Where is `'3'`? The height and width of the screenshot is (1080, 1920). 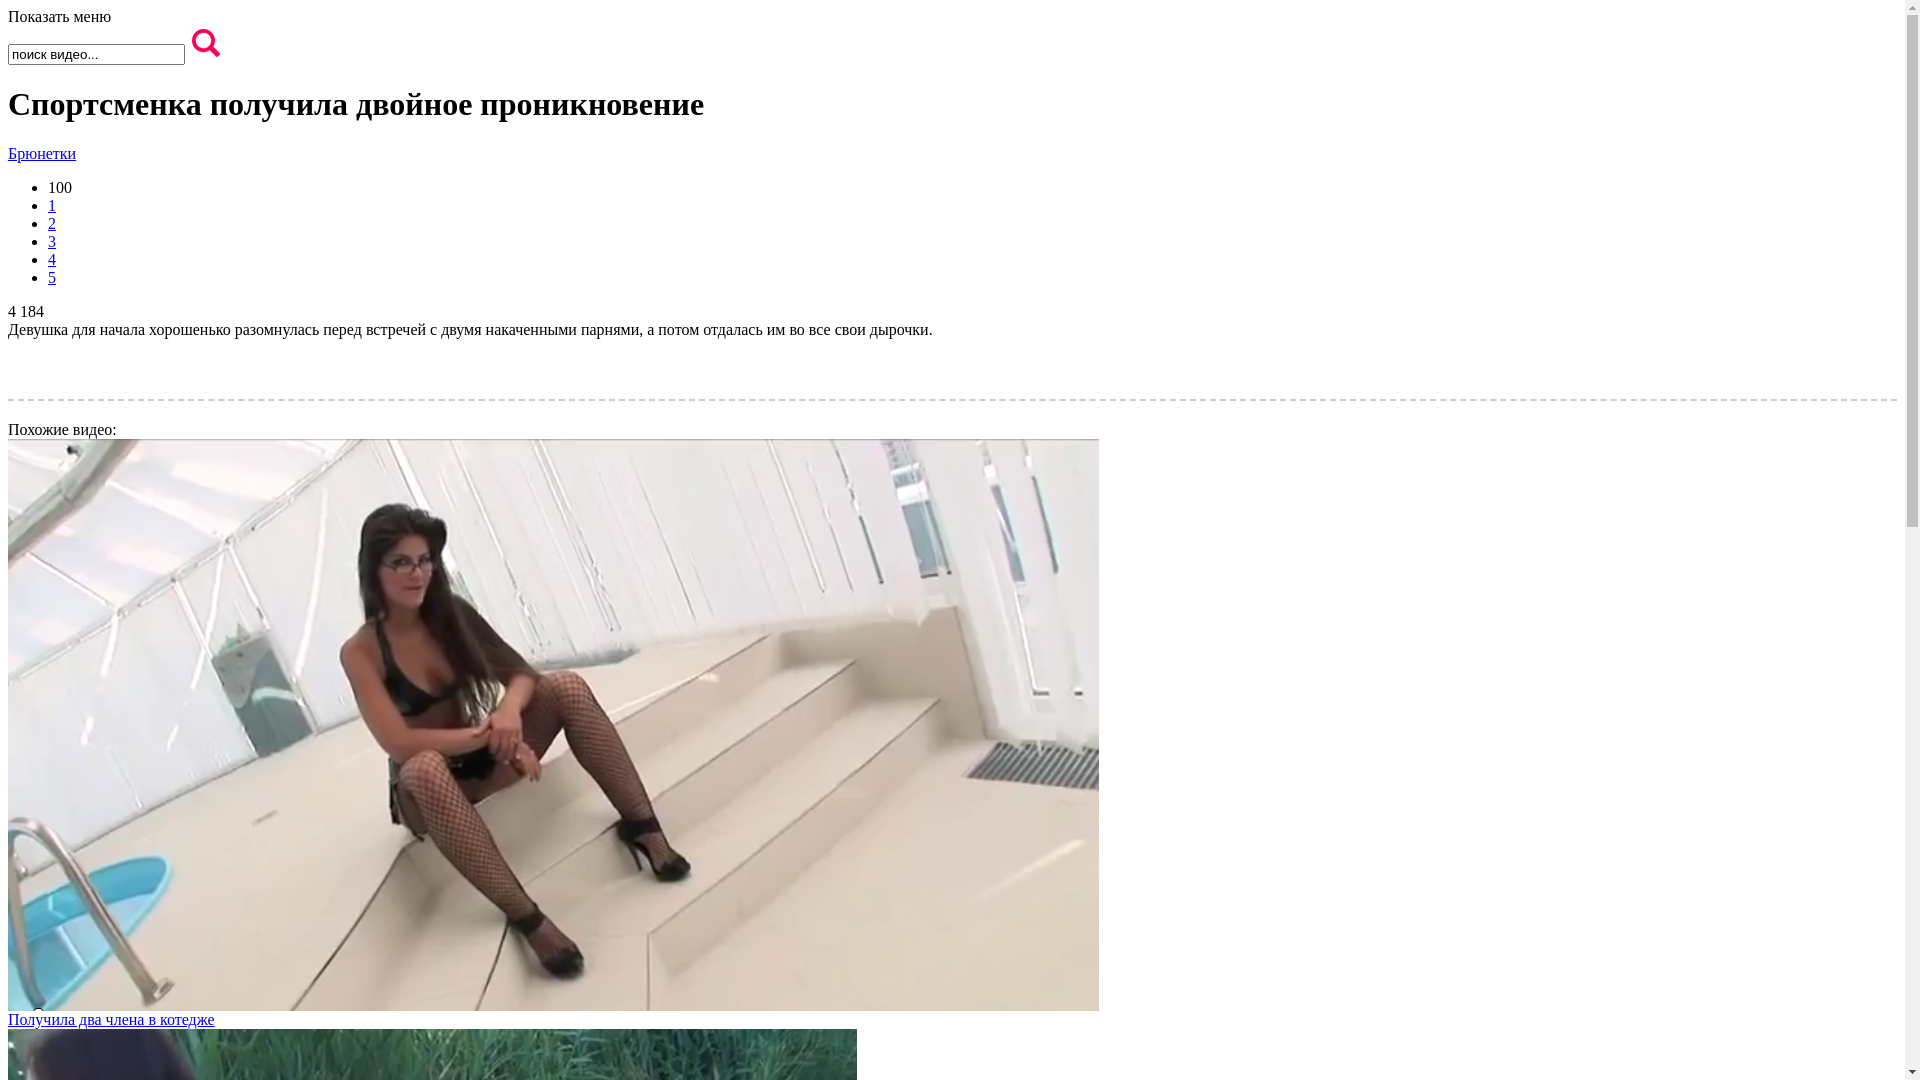 '3' is located at coordinates (52, 240).